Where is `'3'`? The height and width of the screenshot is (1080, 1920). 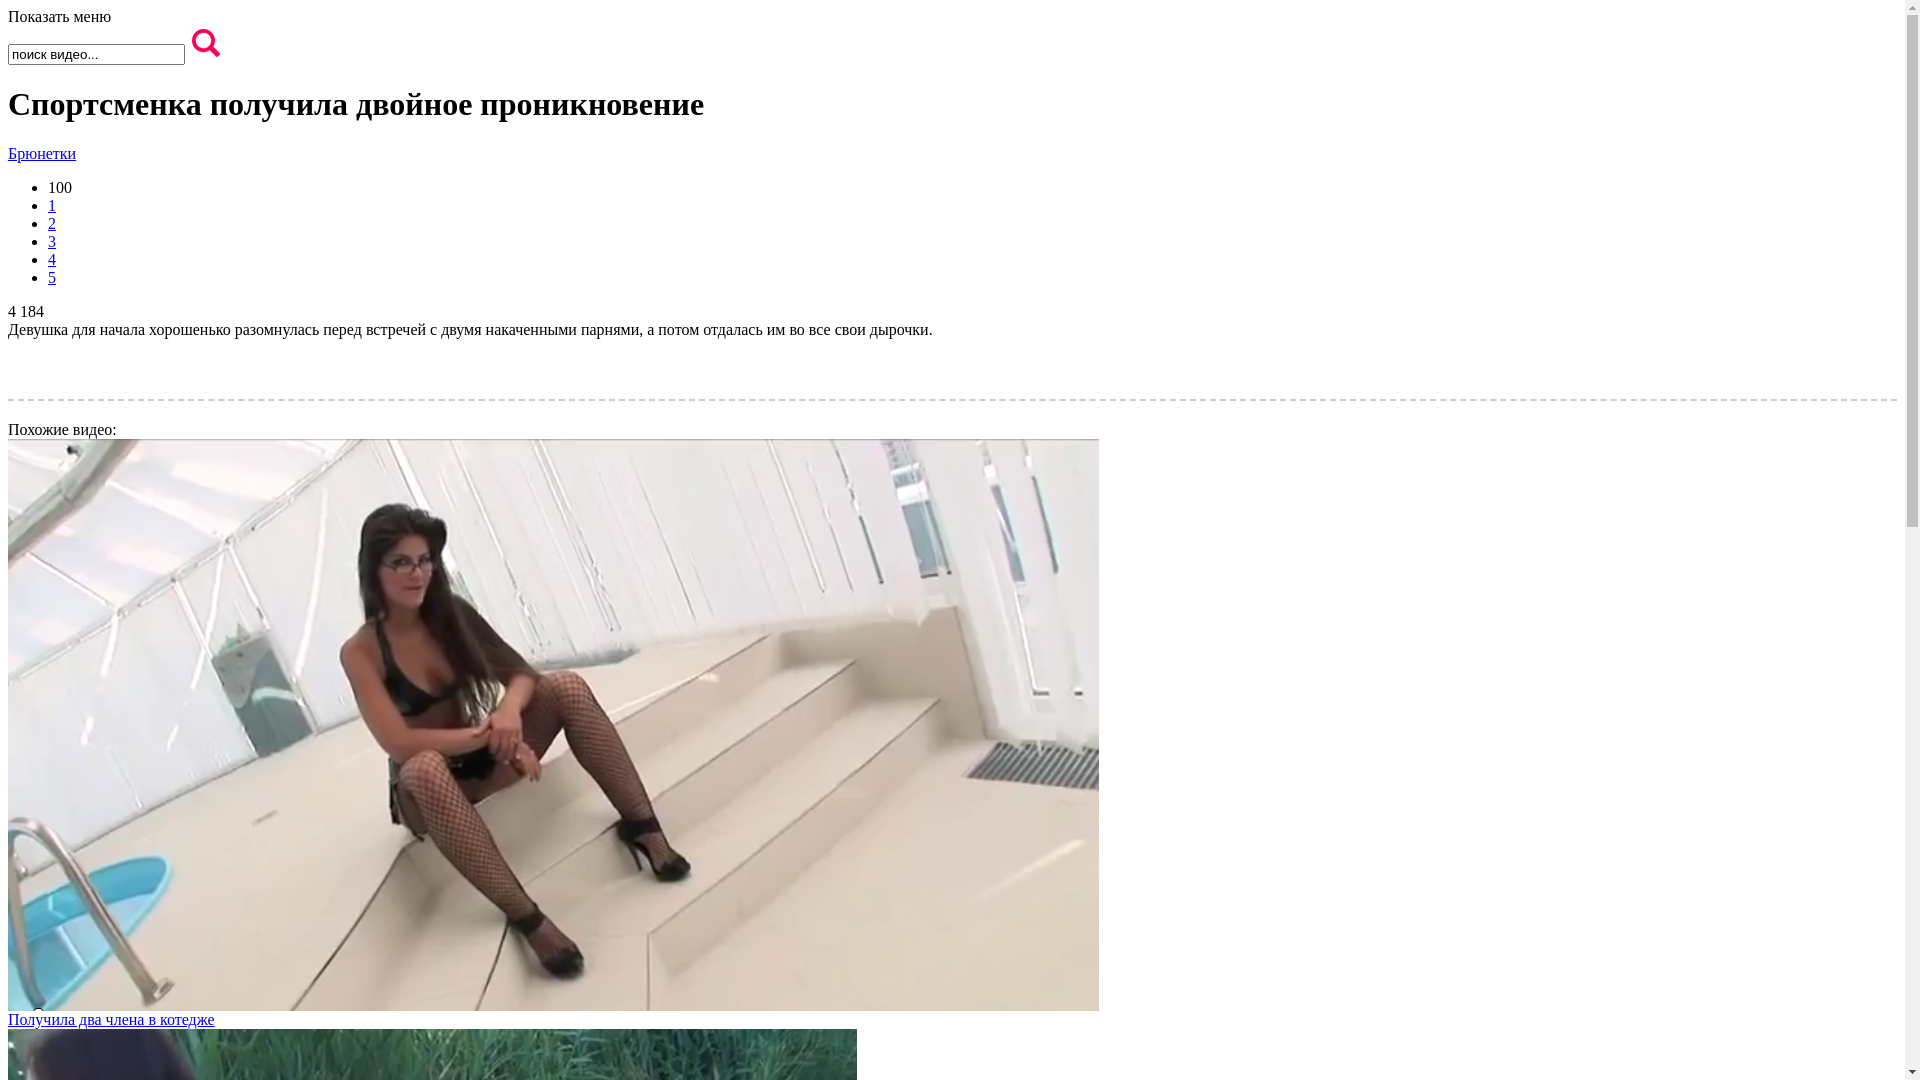 '3' is located at coordinates (52, 240).